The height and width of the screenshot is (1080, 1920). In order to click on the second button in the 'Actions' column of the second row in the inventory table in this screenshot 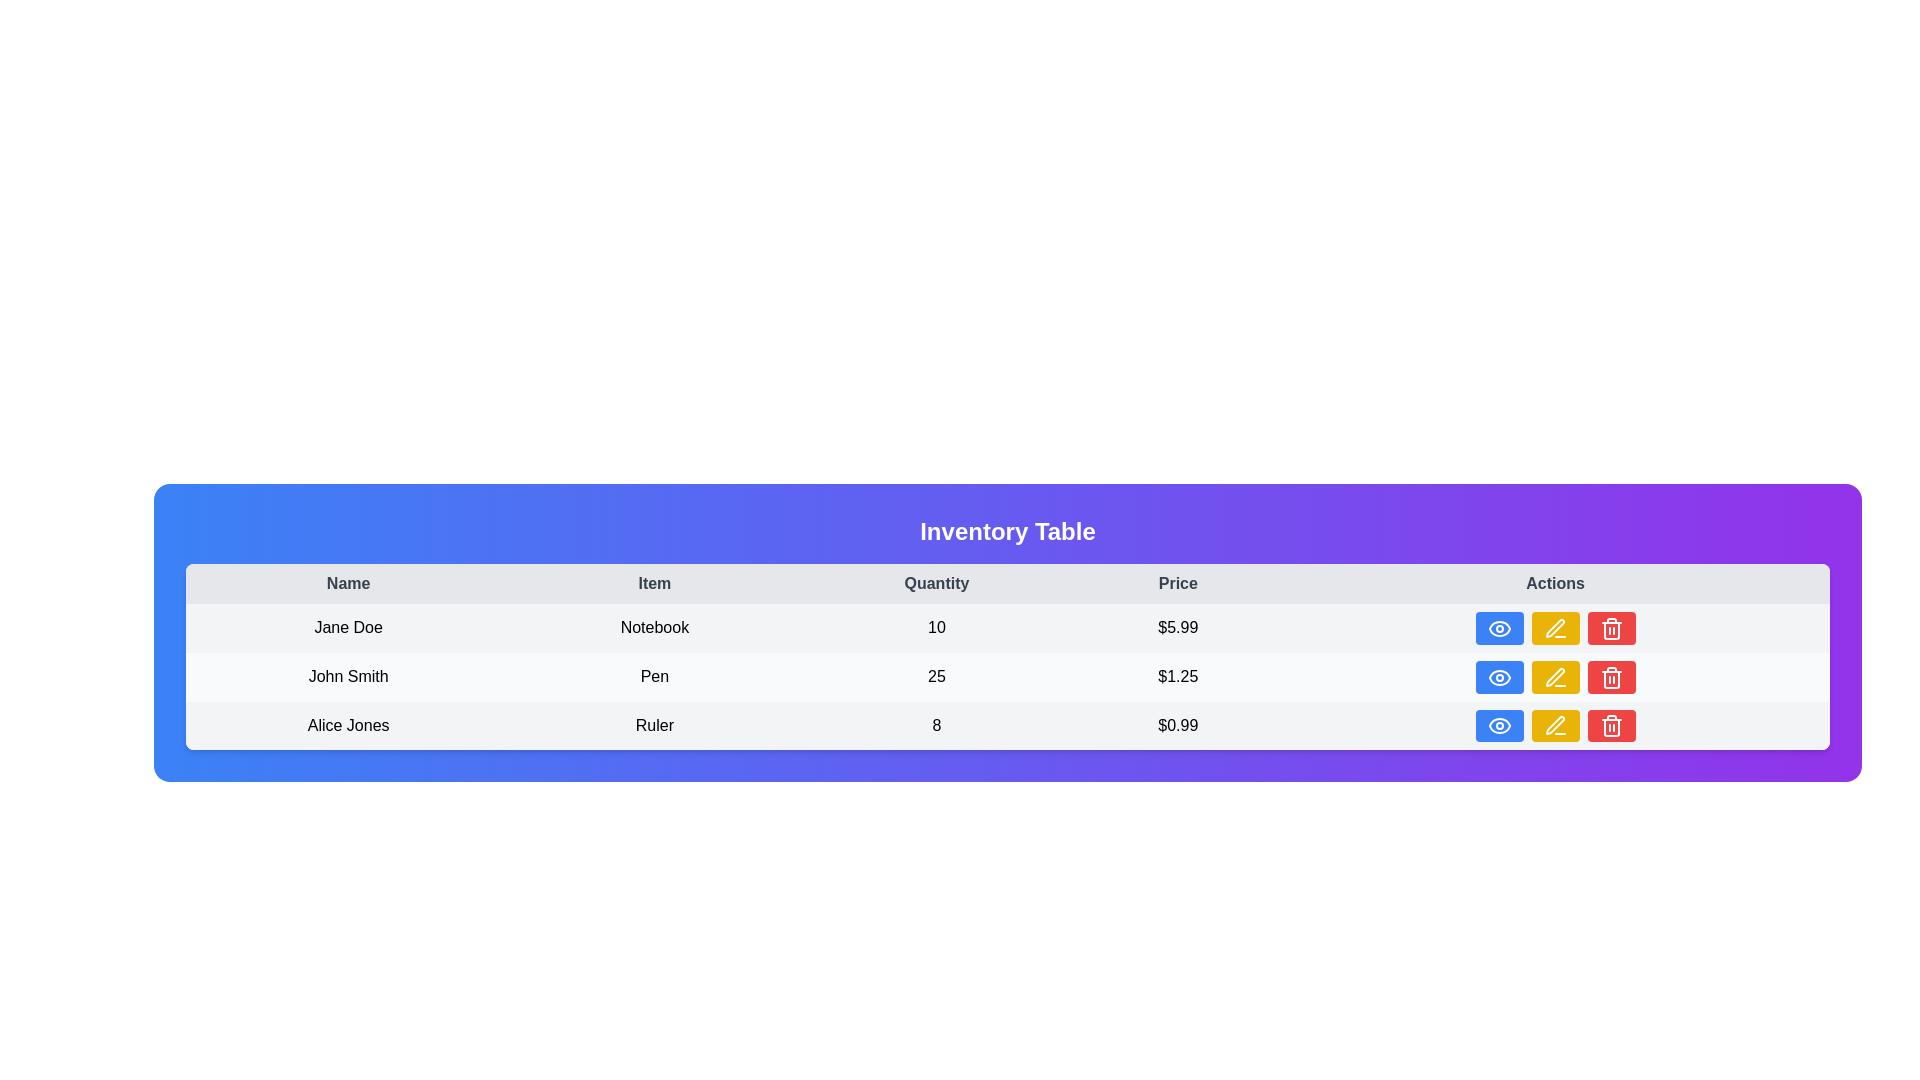, I will do `click(1554, 627)`.